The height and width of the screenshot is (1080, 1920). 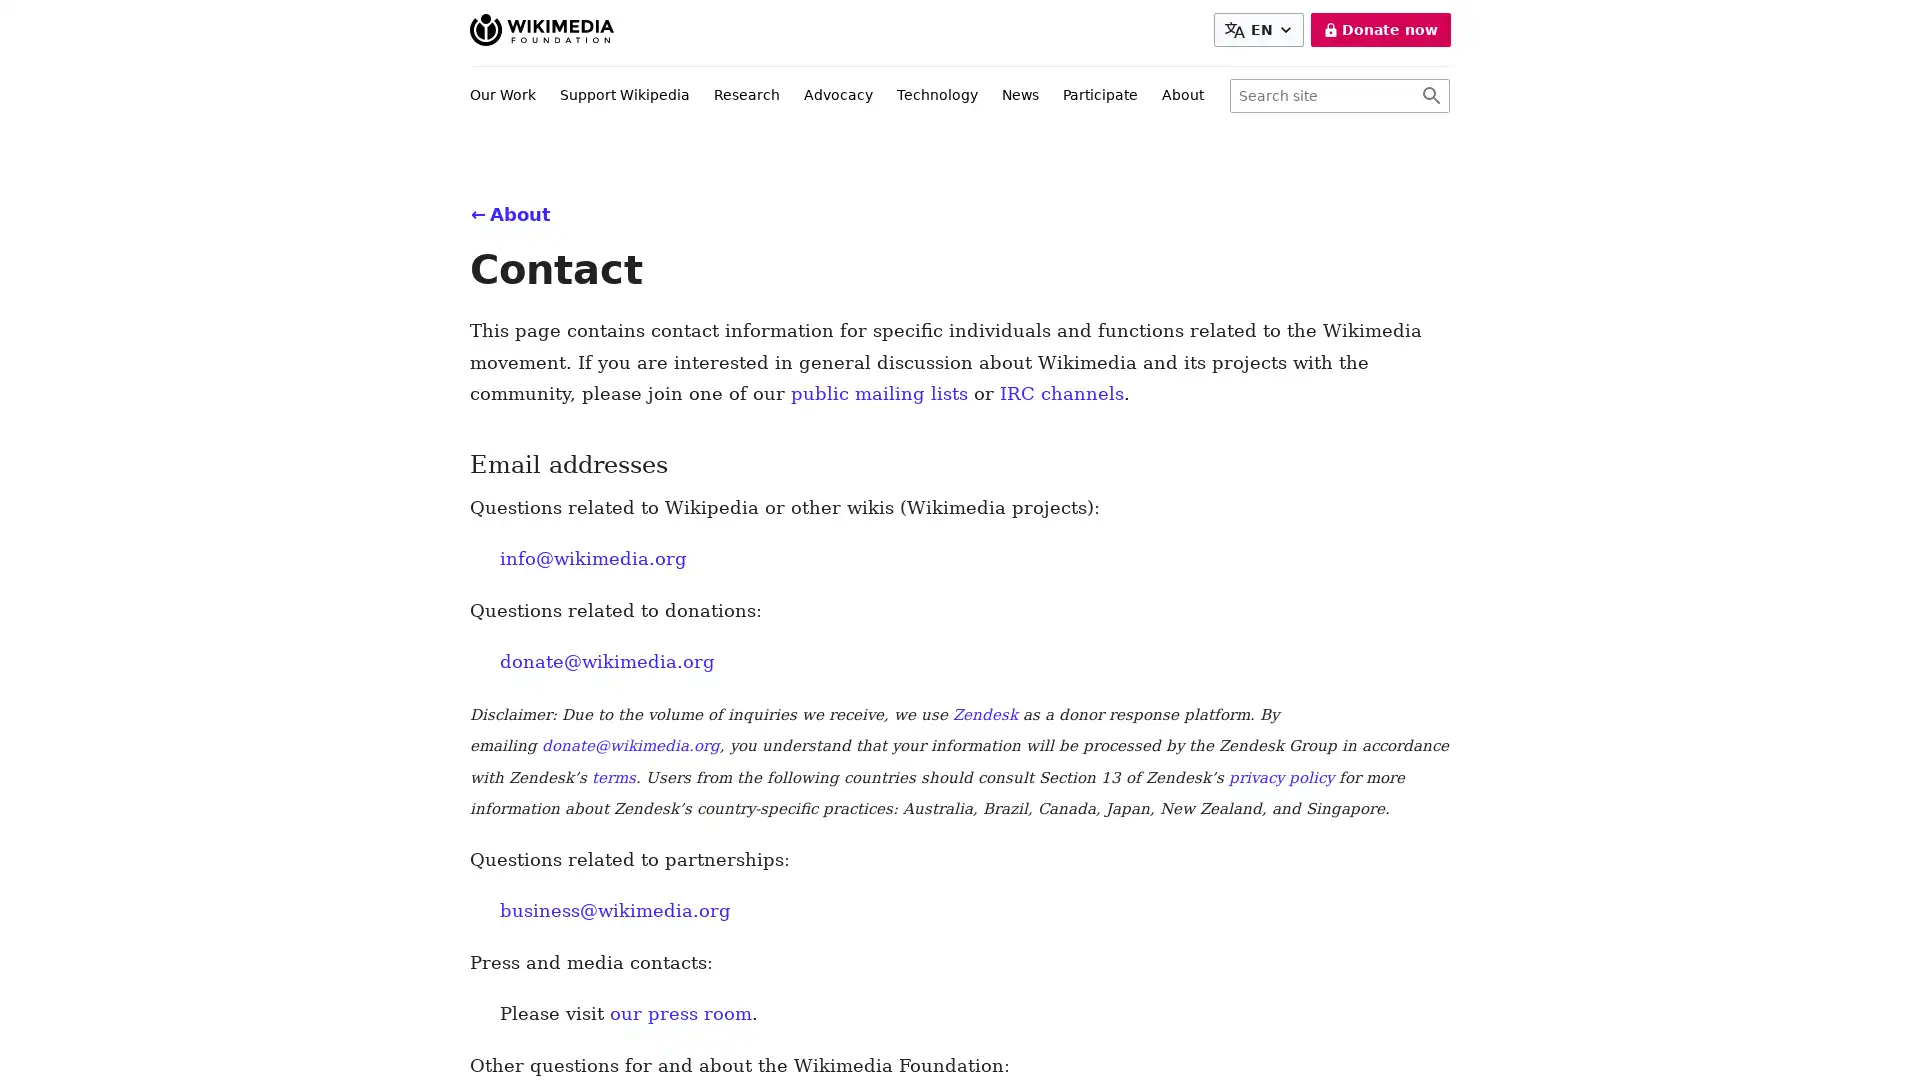 I want to click on CURRENT LANGUAGE: EN, so click(x=1257, y=30).